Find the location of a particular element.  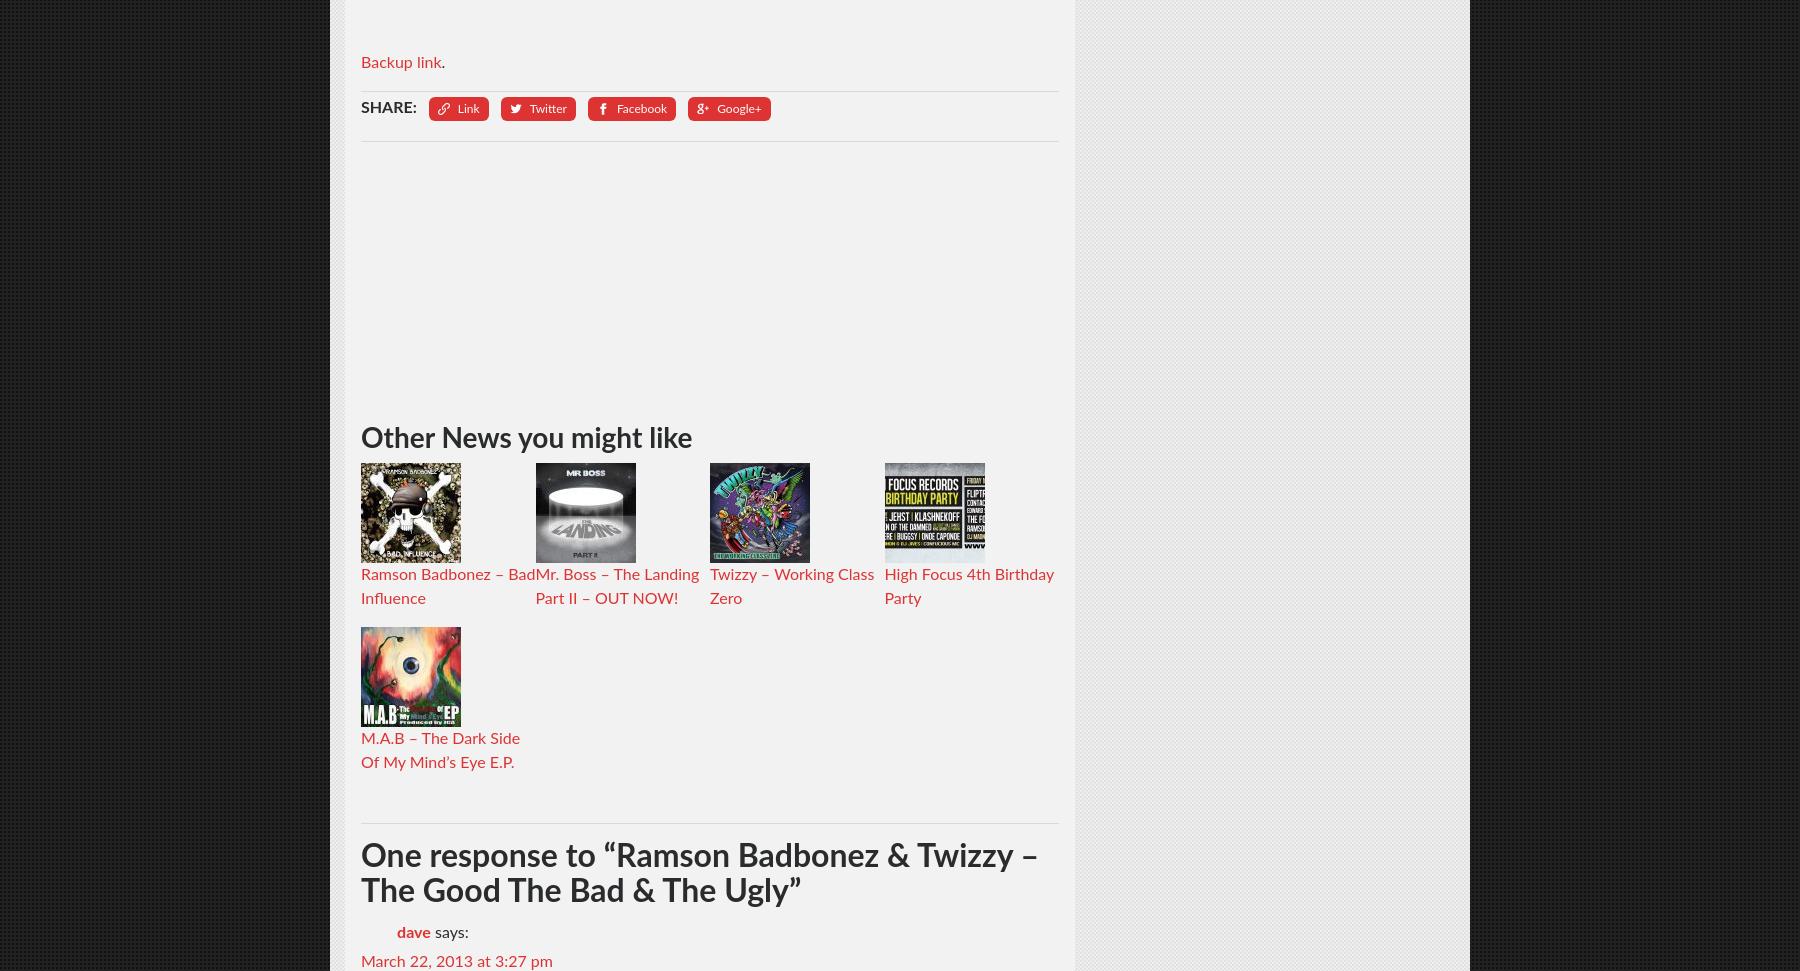

'High Focus 4th Birthday Party' is located at coordinates (967, 585).